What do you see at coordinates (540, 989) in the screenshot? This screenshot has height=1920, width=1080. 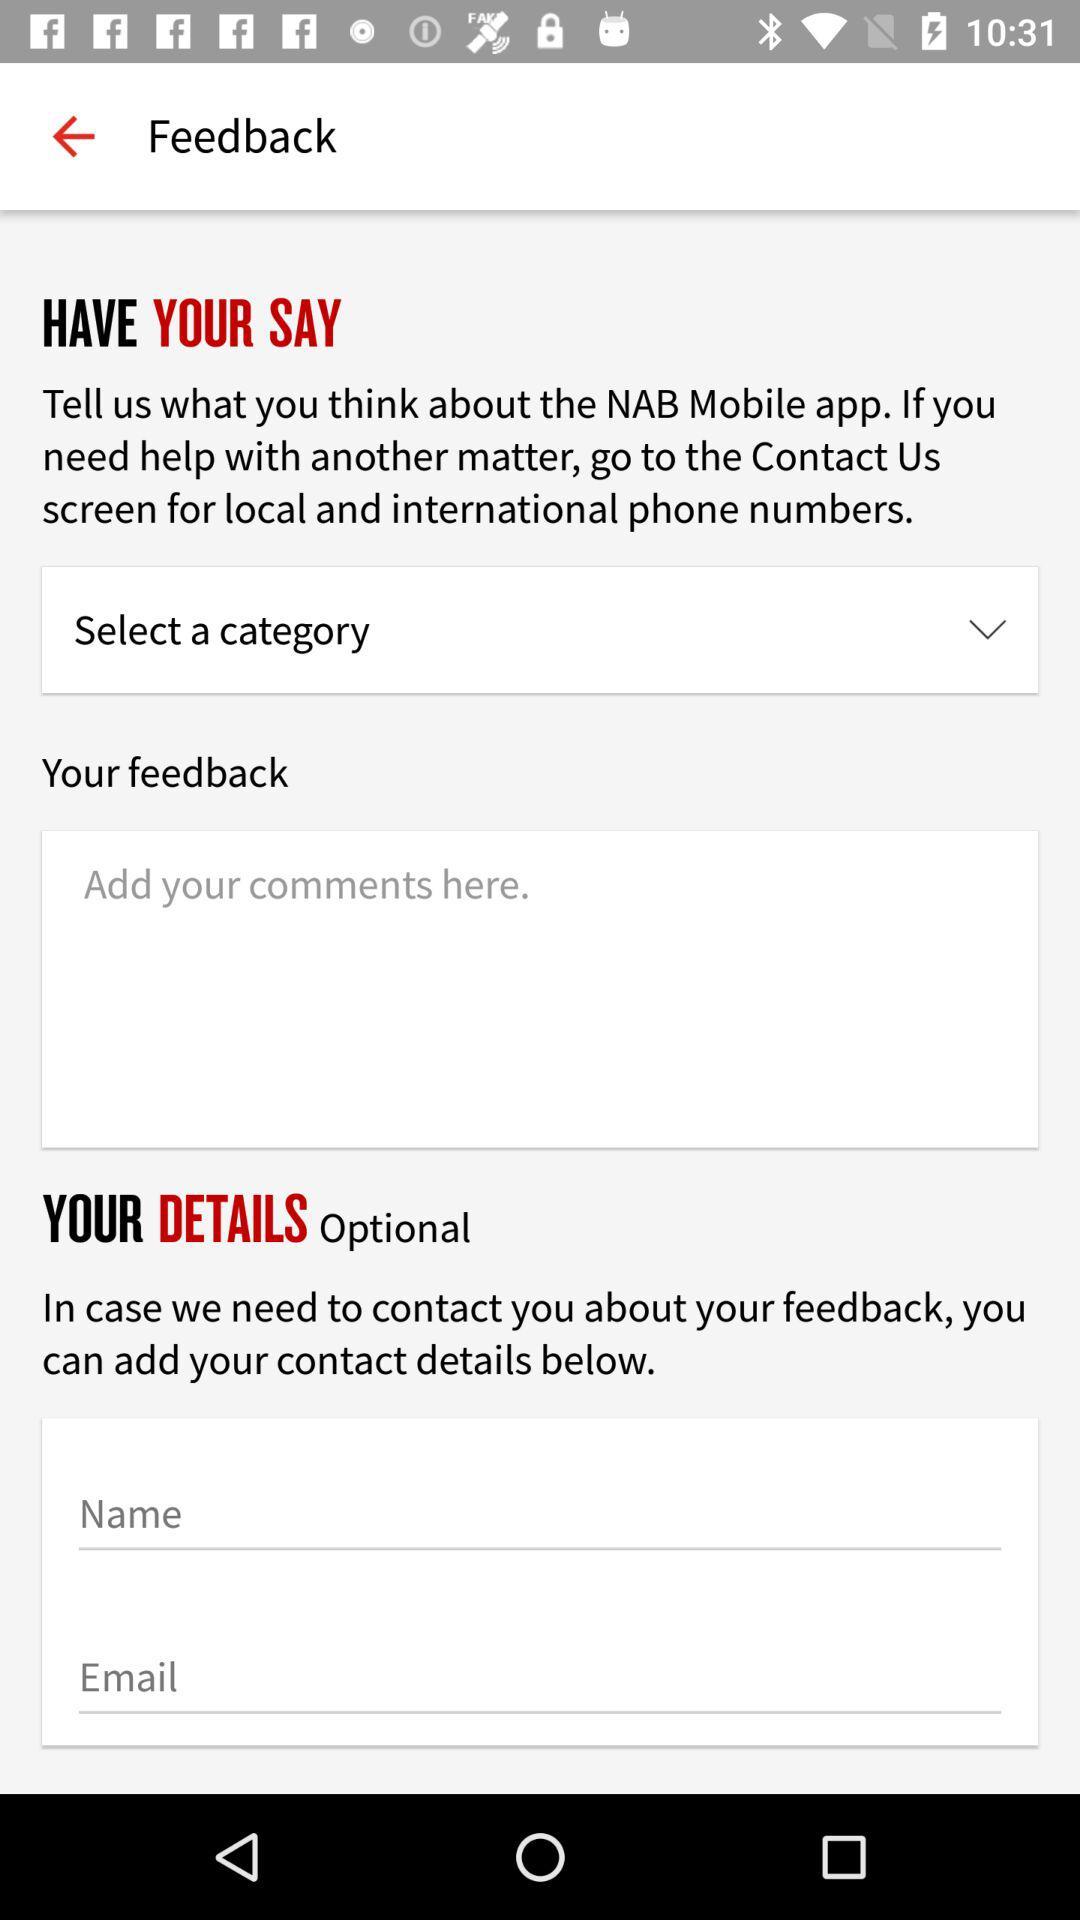 I see `comments` at bounding box center [540, 989].